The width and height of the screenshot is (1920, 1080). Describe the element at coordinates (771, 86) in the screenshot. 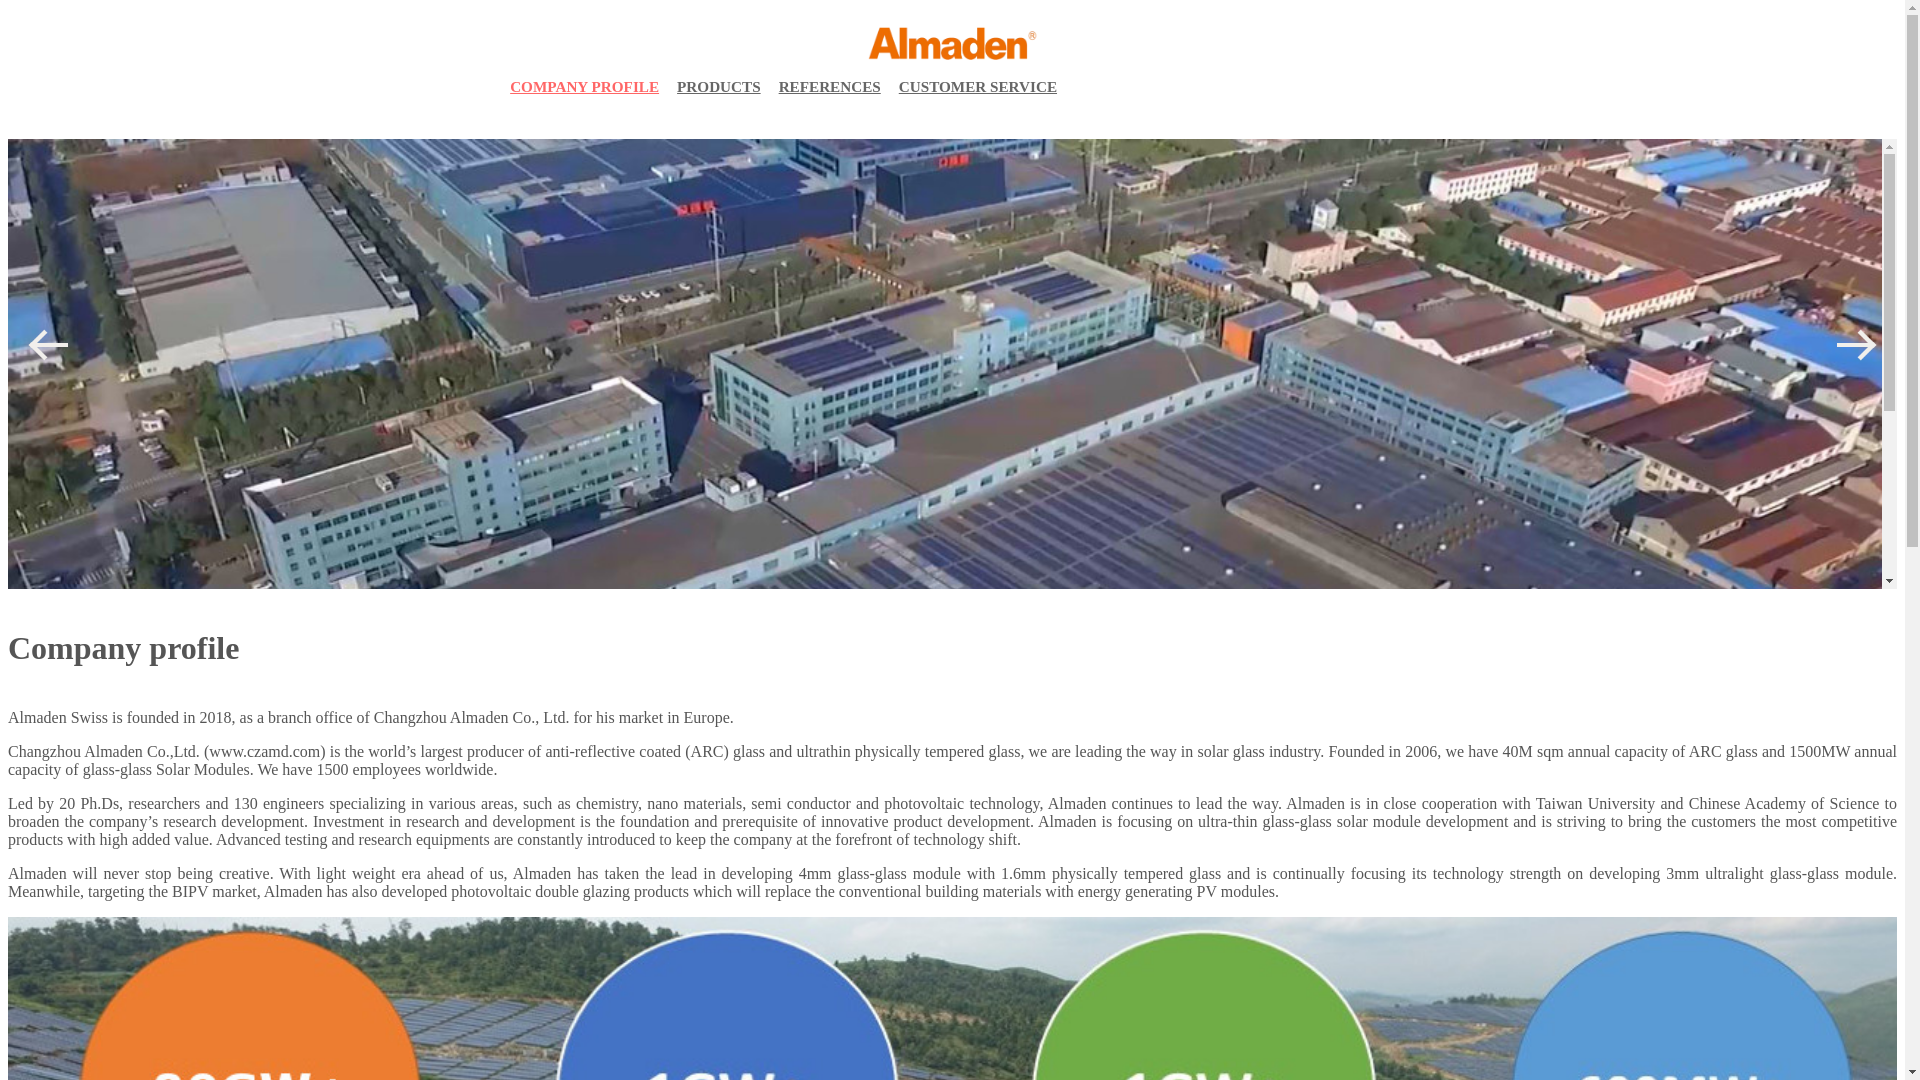

I see `'REFERENCES'` at that location.